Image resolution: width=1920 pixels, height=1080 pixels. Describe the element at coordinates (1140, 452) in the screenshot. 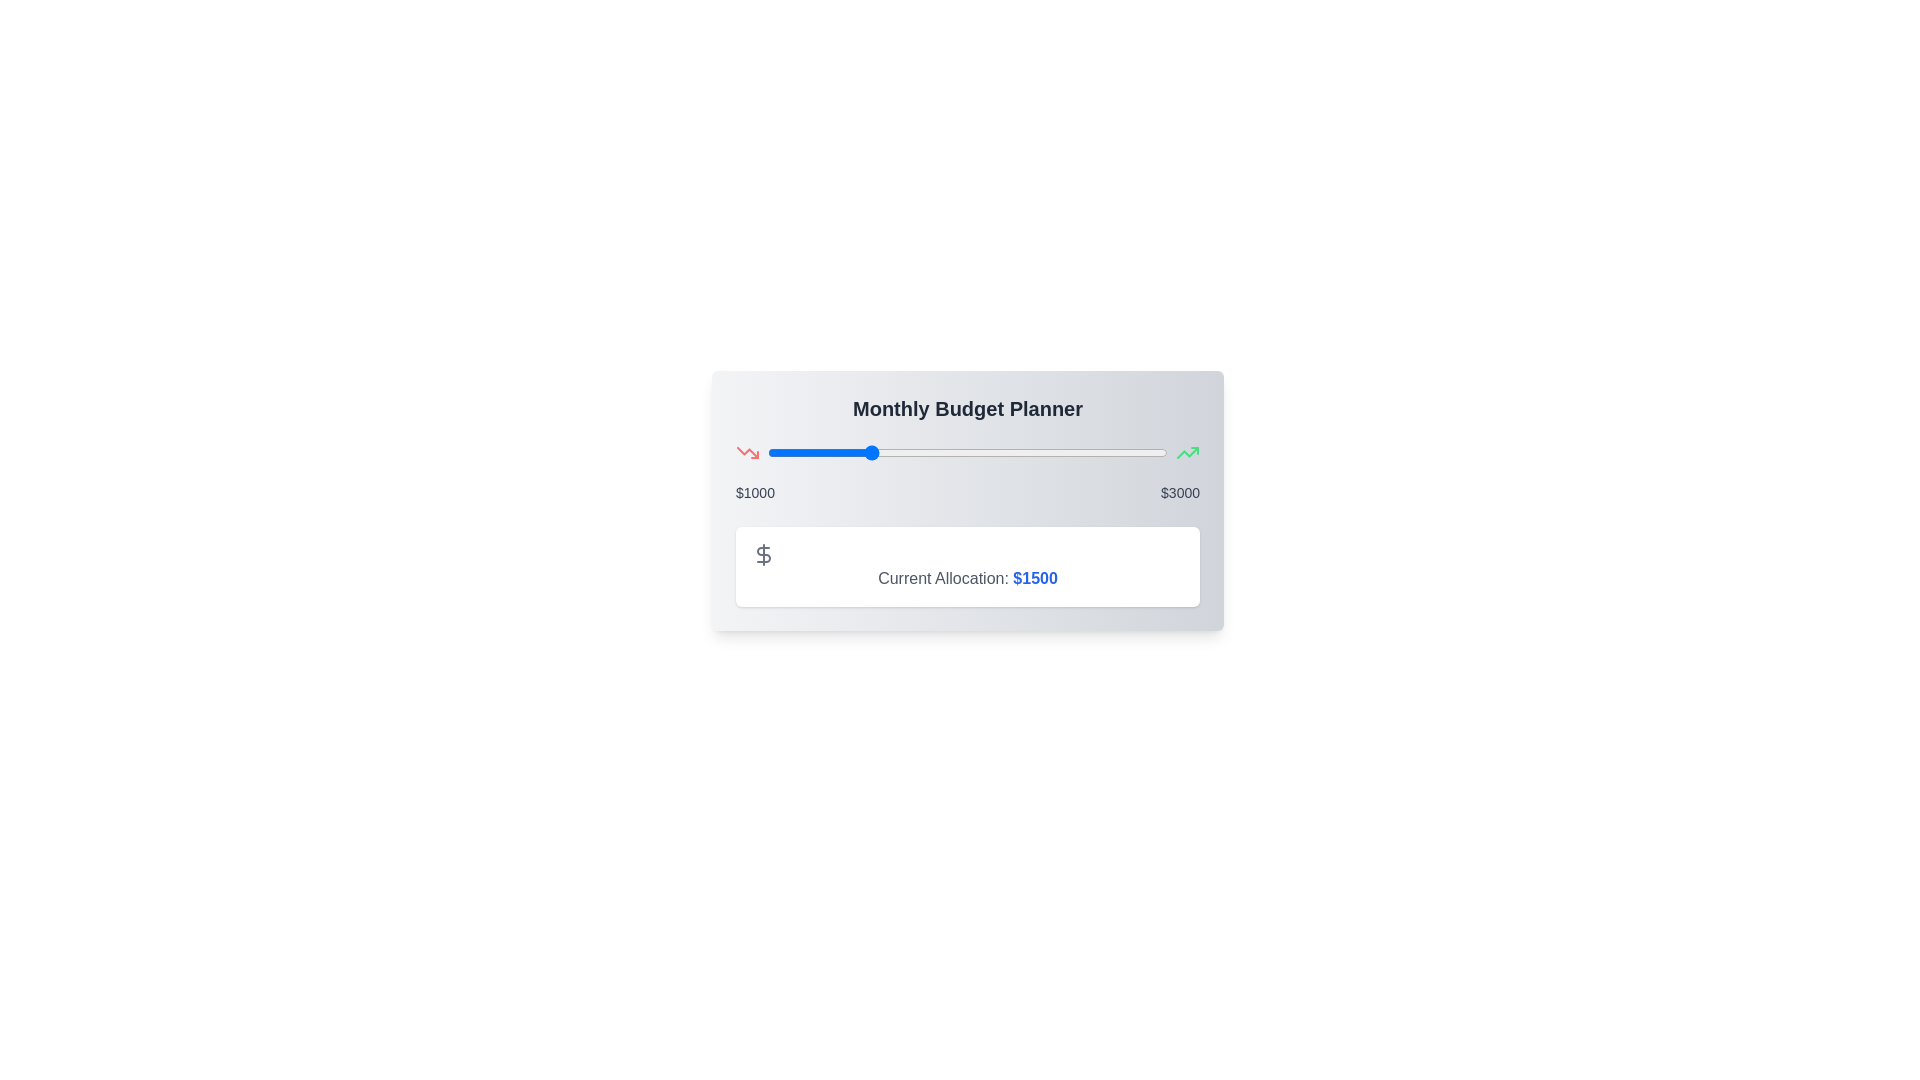

I see `the slider to set the budget allocation to 2864 dollars` at that location.